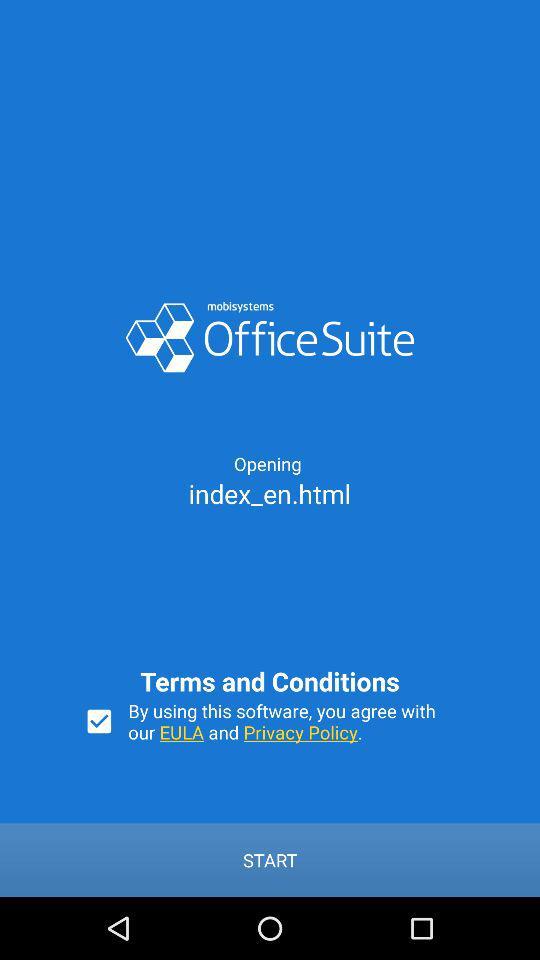 This screenshot has width=540, height=960. Describe the element at coordinates (98, 720) in the screenshot. I see `the item to the left of the by using this` at that location.